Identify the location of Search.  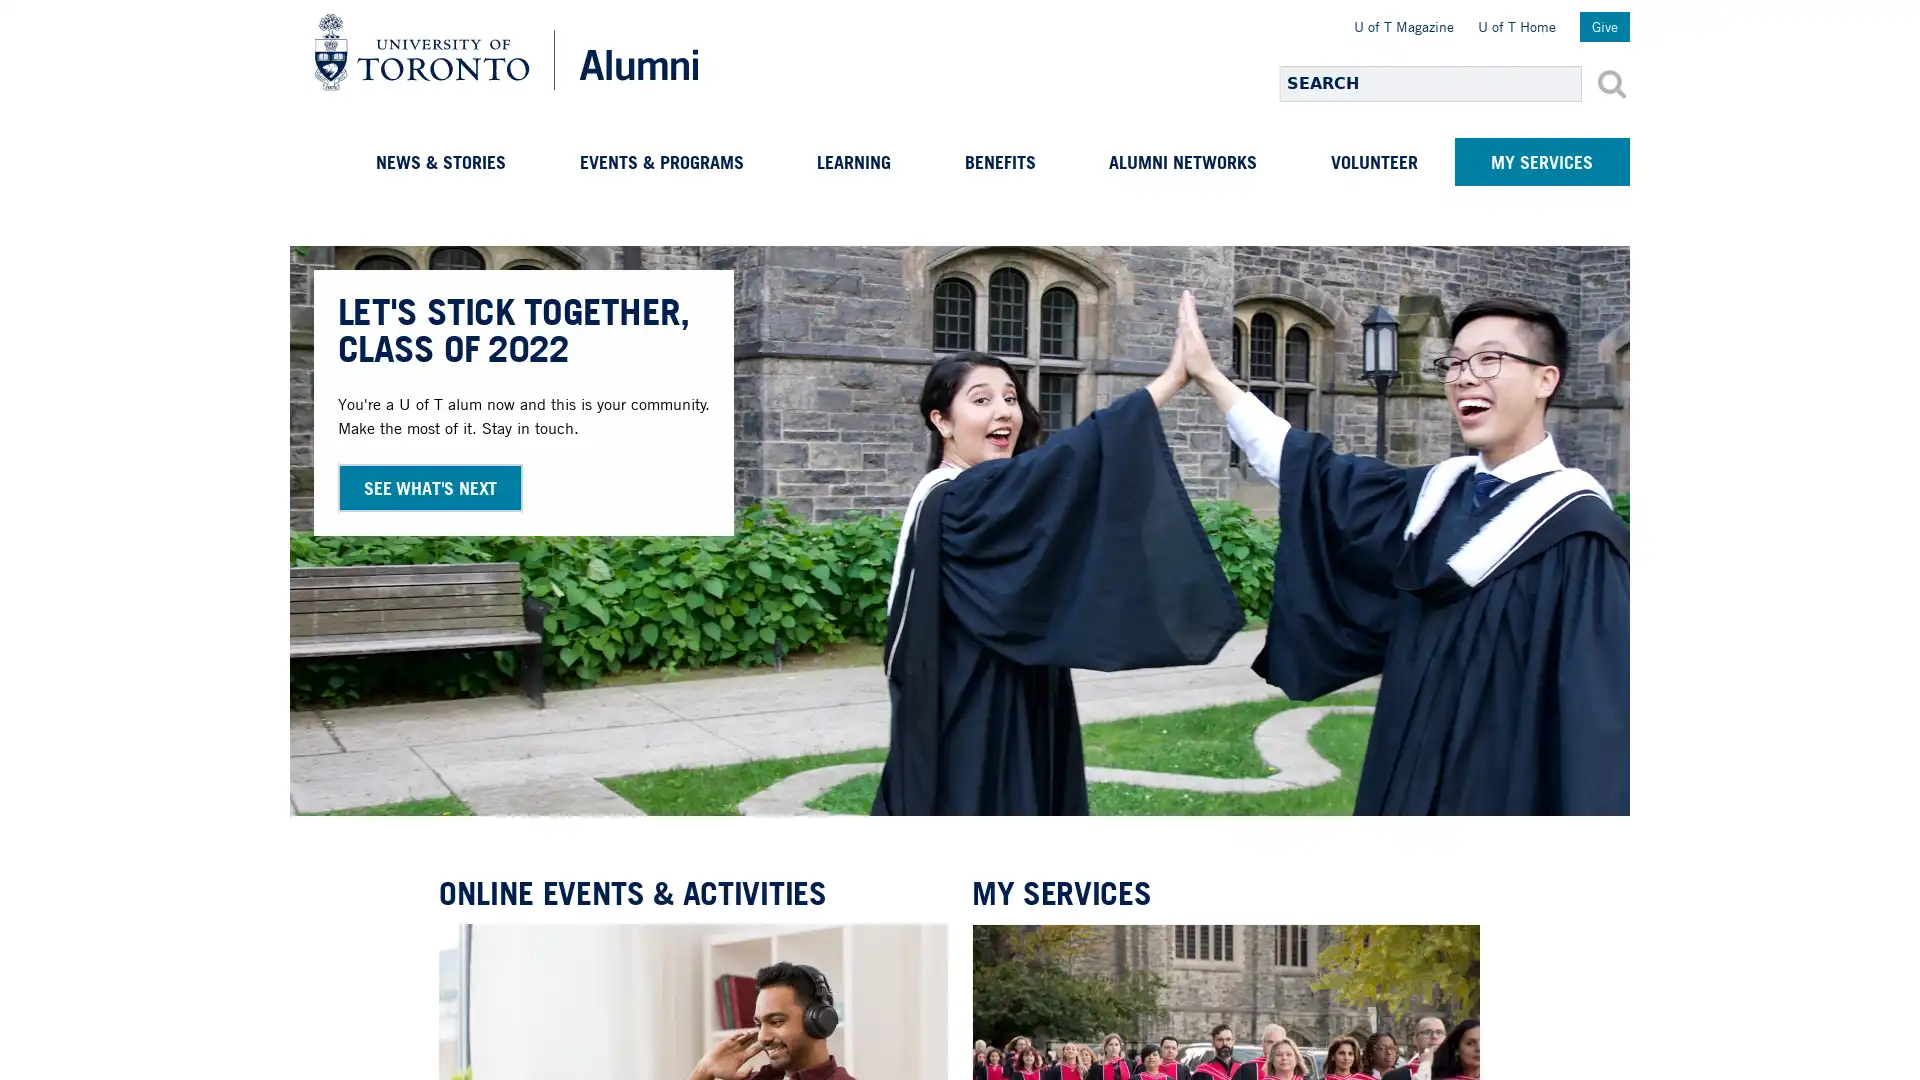
(1612, 83).